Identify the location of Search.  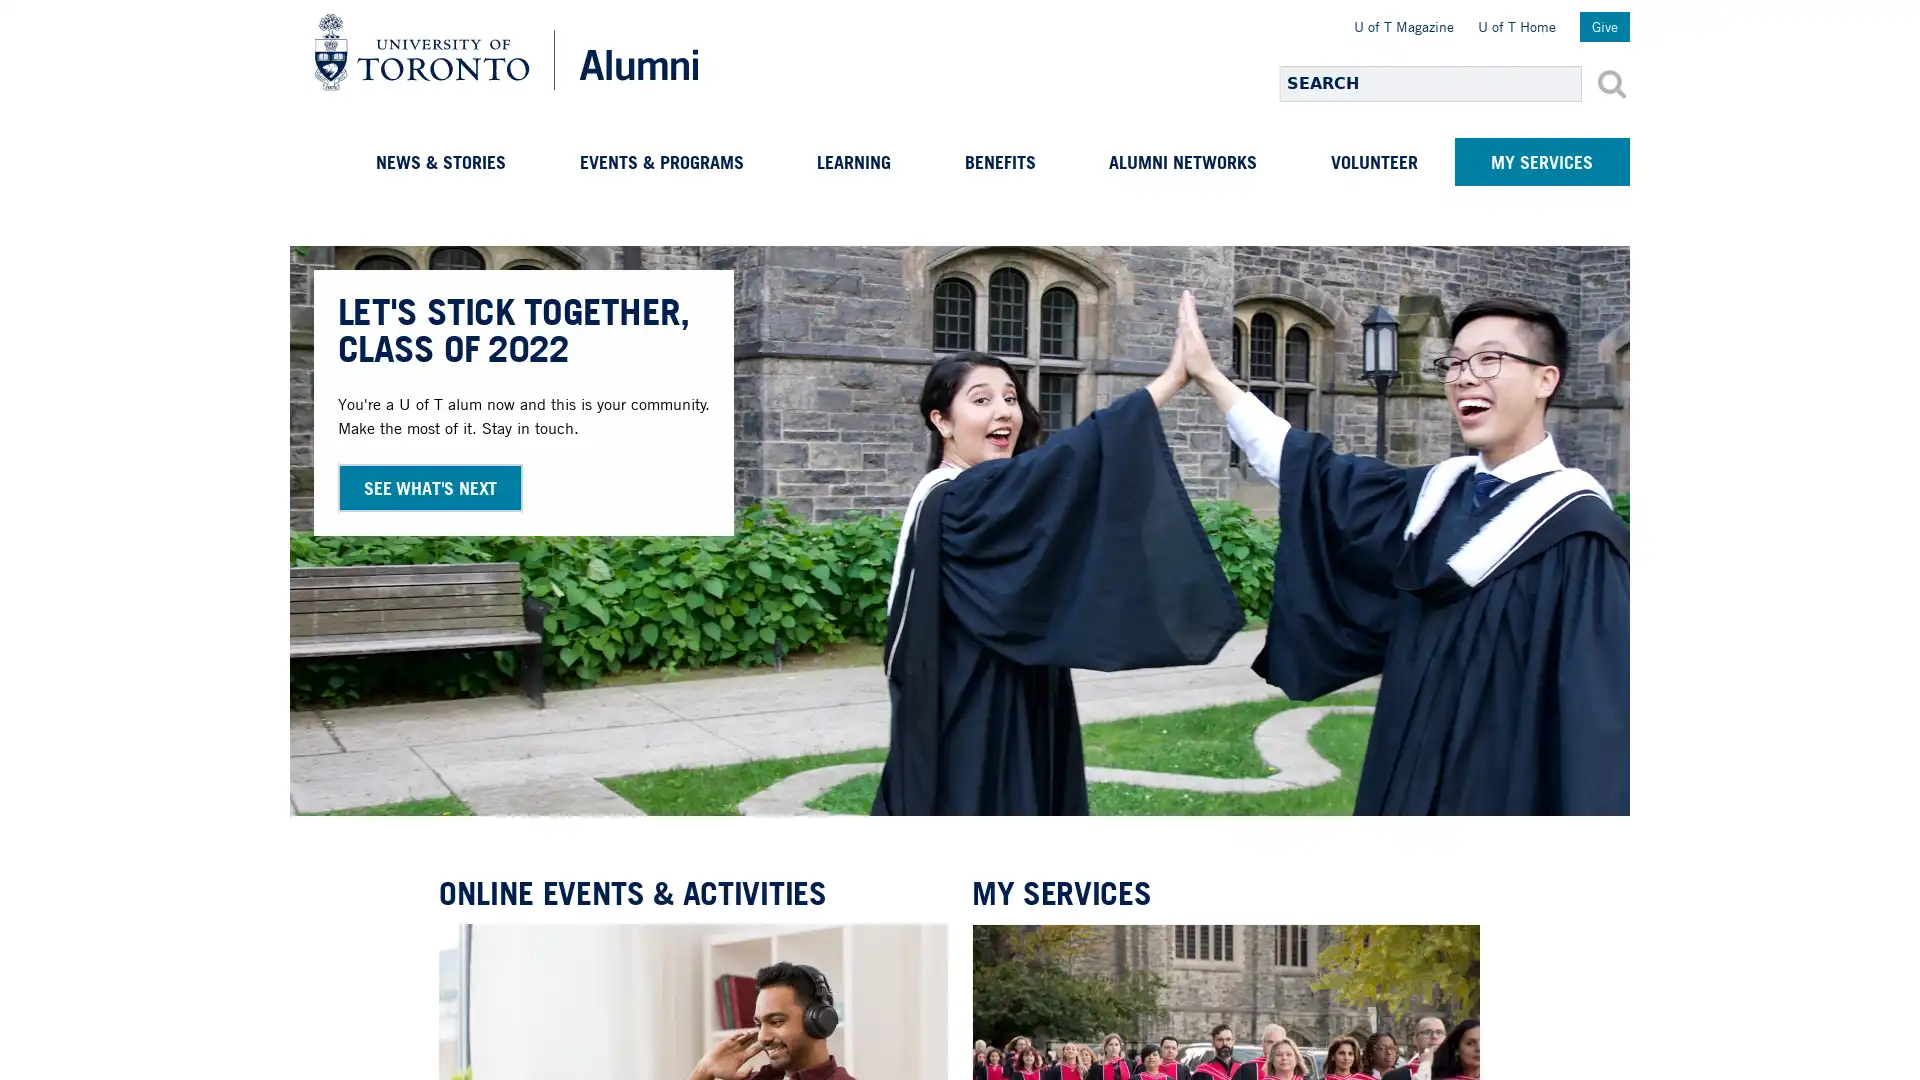
(1612, 83).